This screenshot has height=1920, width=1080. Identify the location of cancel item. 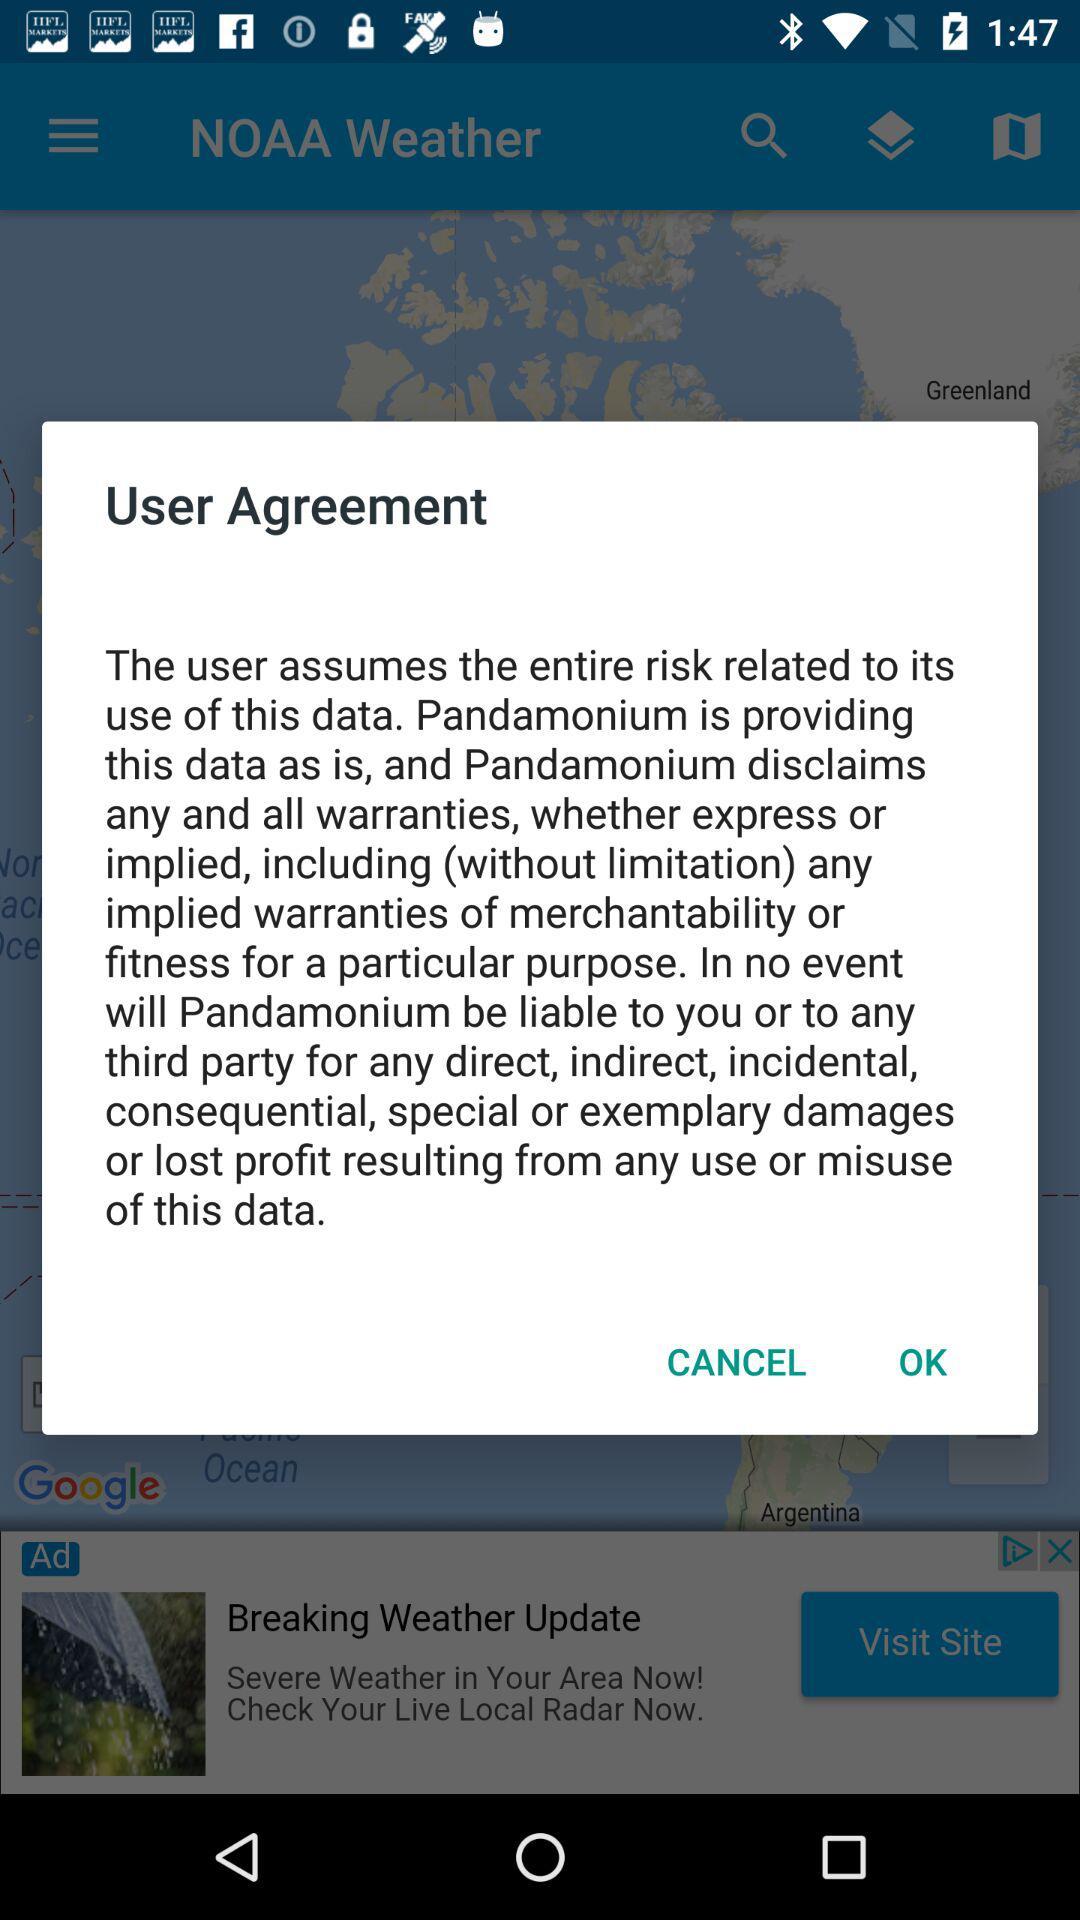
(736, 1360).